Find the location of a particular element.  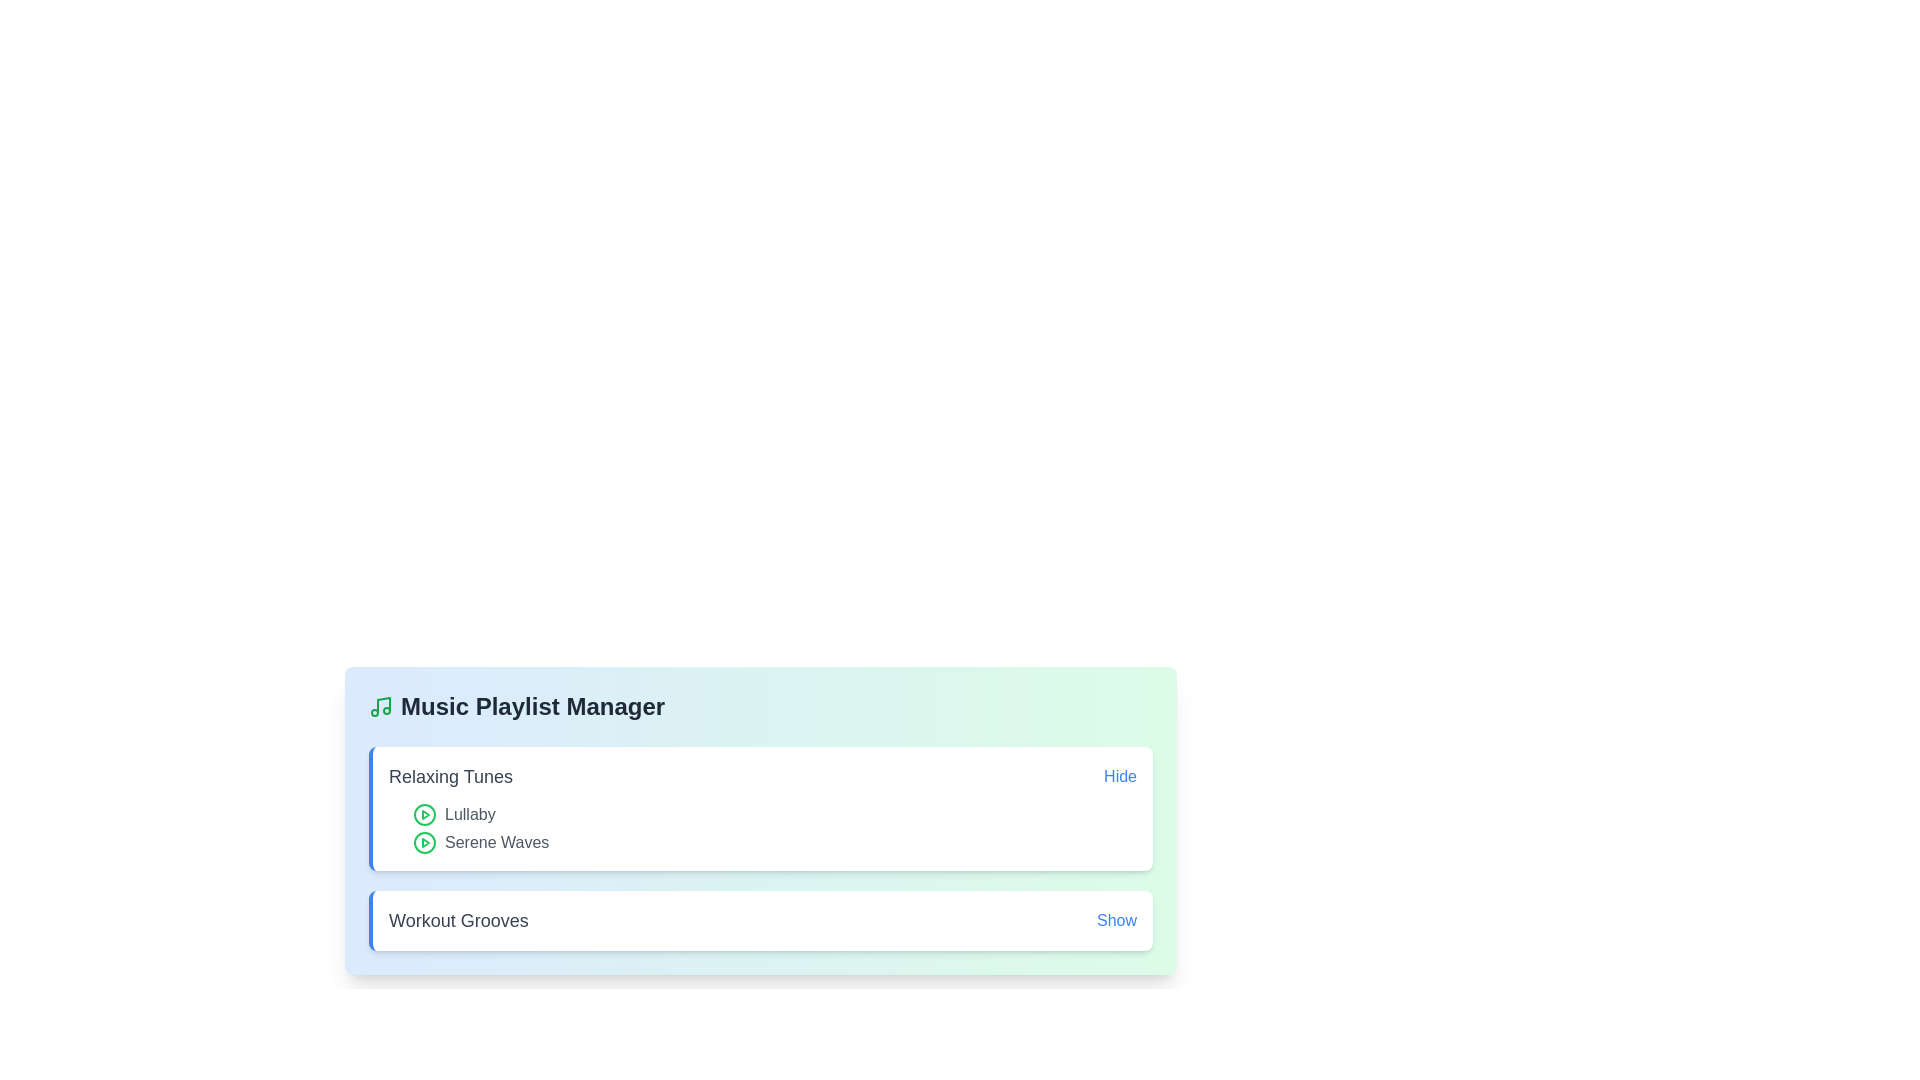

the musical note icon to explore its functionality is located at coordinates (380, 705).